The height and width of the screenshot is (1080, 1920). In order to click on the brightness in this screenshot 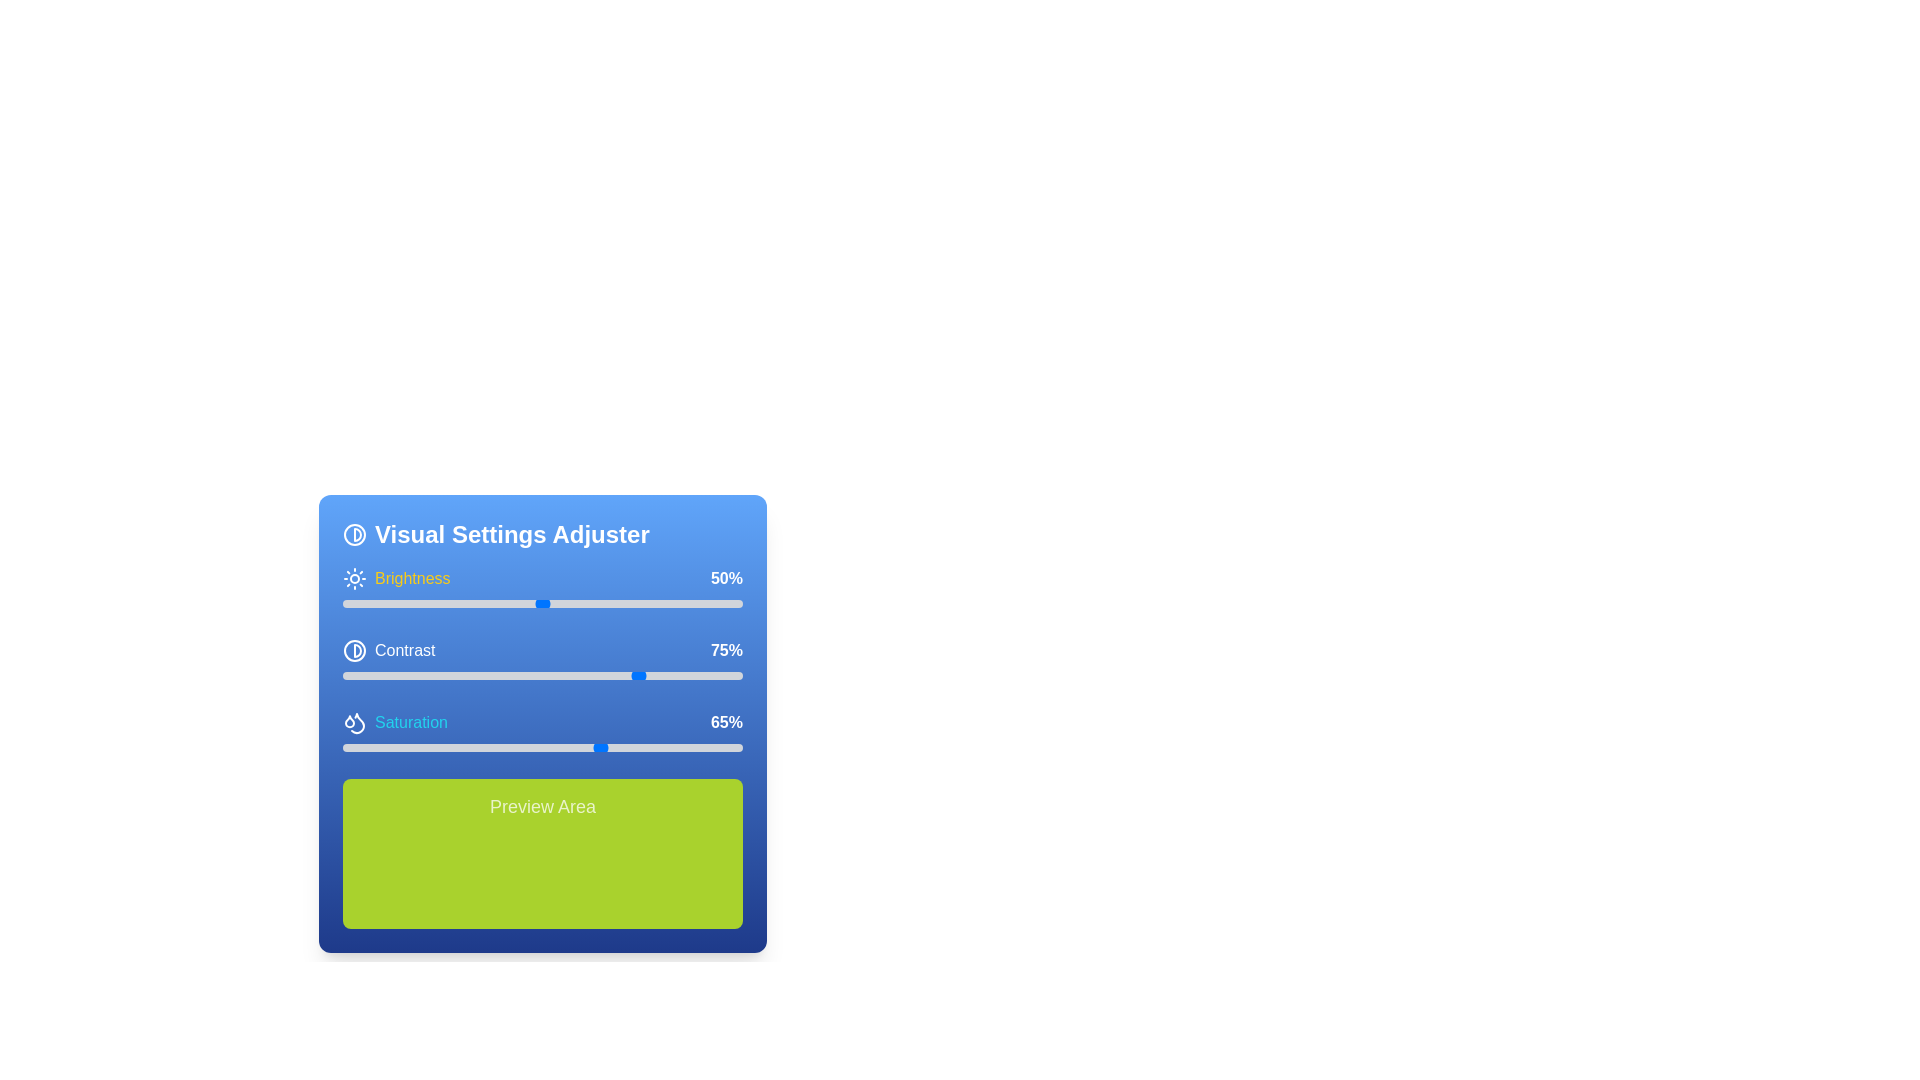, I will do `click(450, 603)`.